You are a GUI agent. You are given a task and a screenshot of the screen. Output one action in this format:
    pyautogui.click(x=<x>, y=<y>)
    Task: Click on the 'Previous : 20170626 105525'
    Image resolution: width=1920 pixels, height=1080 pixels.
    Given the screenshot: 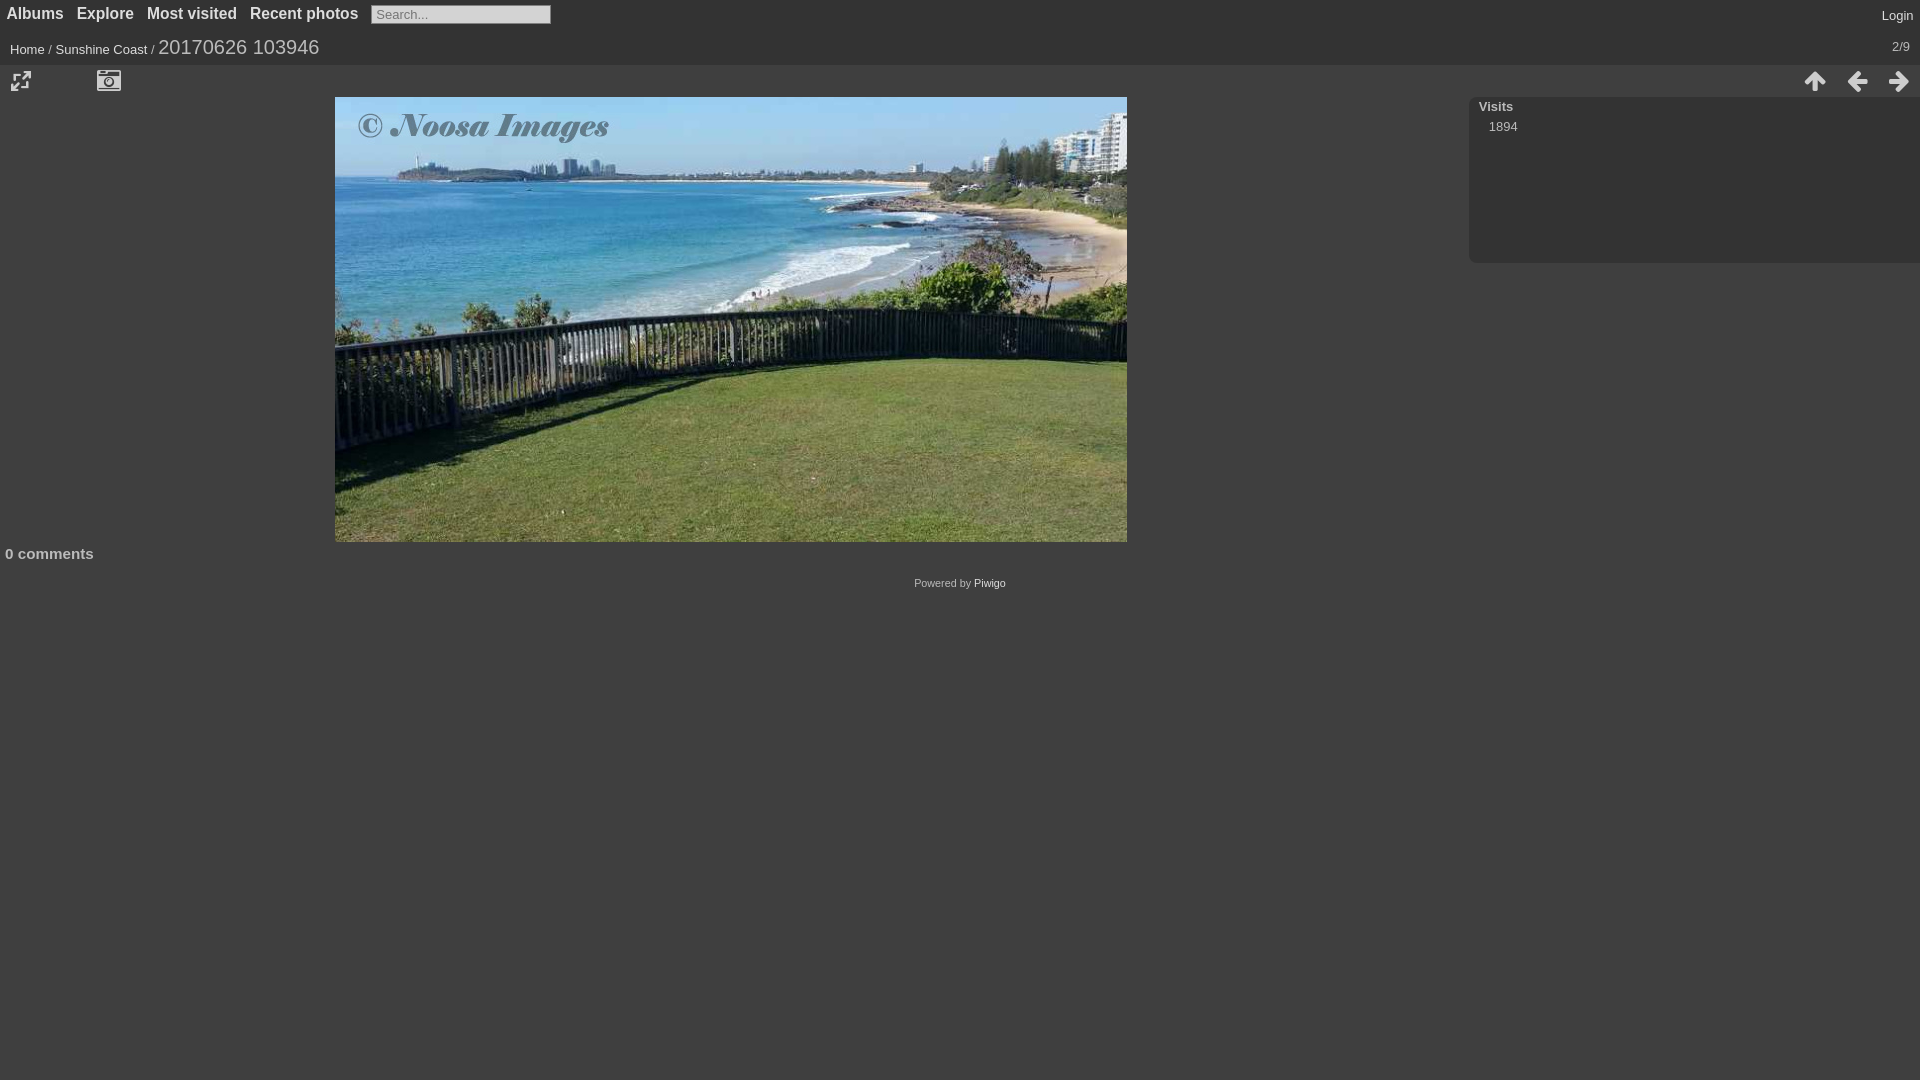 What is the action you would take?
    pyautogui.click(x=1856, y=80)
    